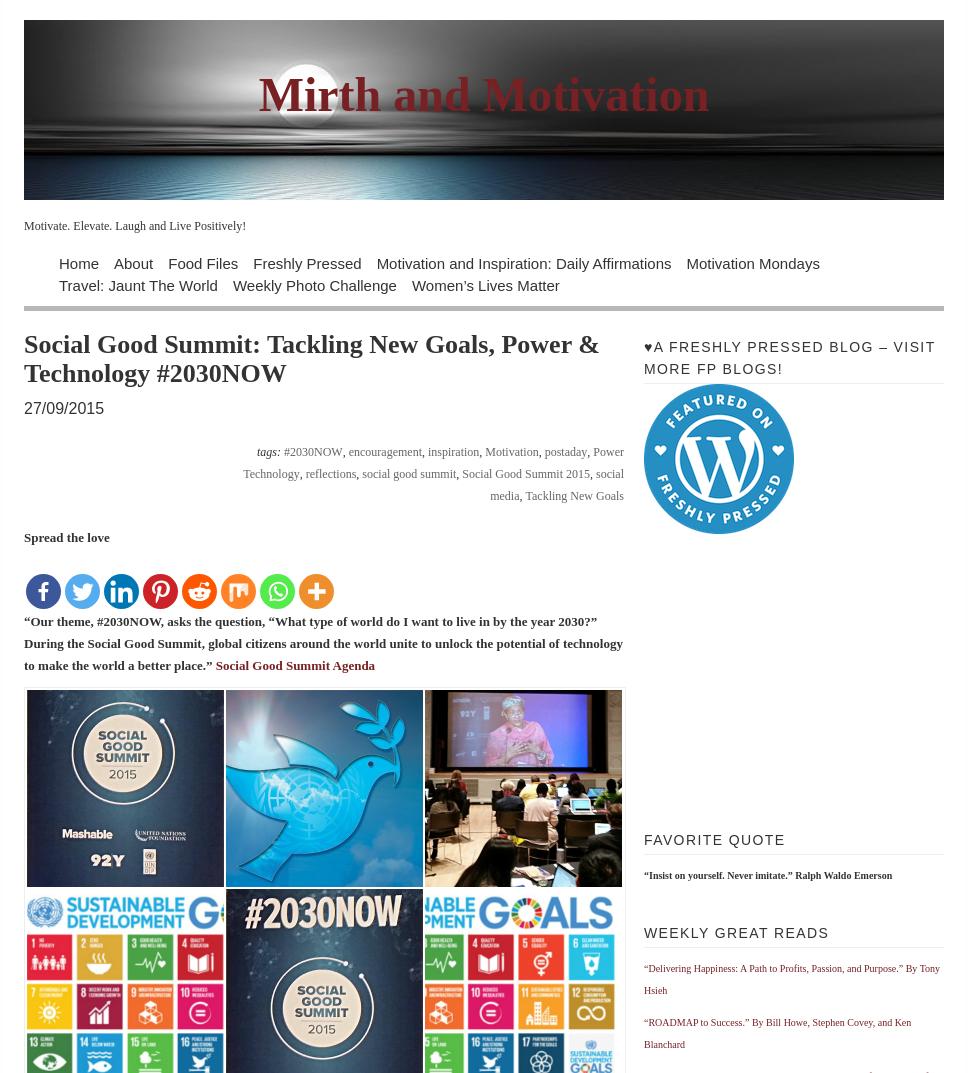 This screenshot has height=1073, width=968. Describe the element at coordinates (304, 474) in the screenshot. I see `'reflections'` at that location.